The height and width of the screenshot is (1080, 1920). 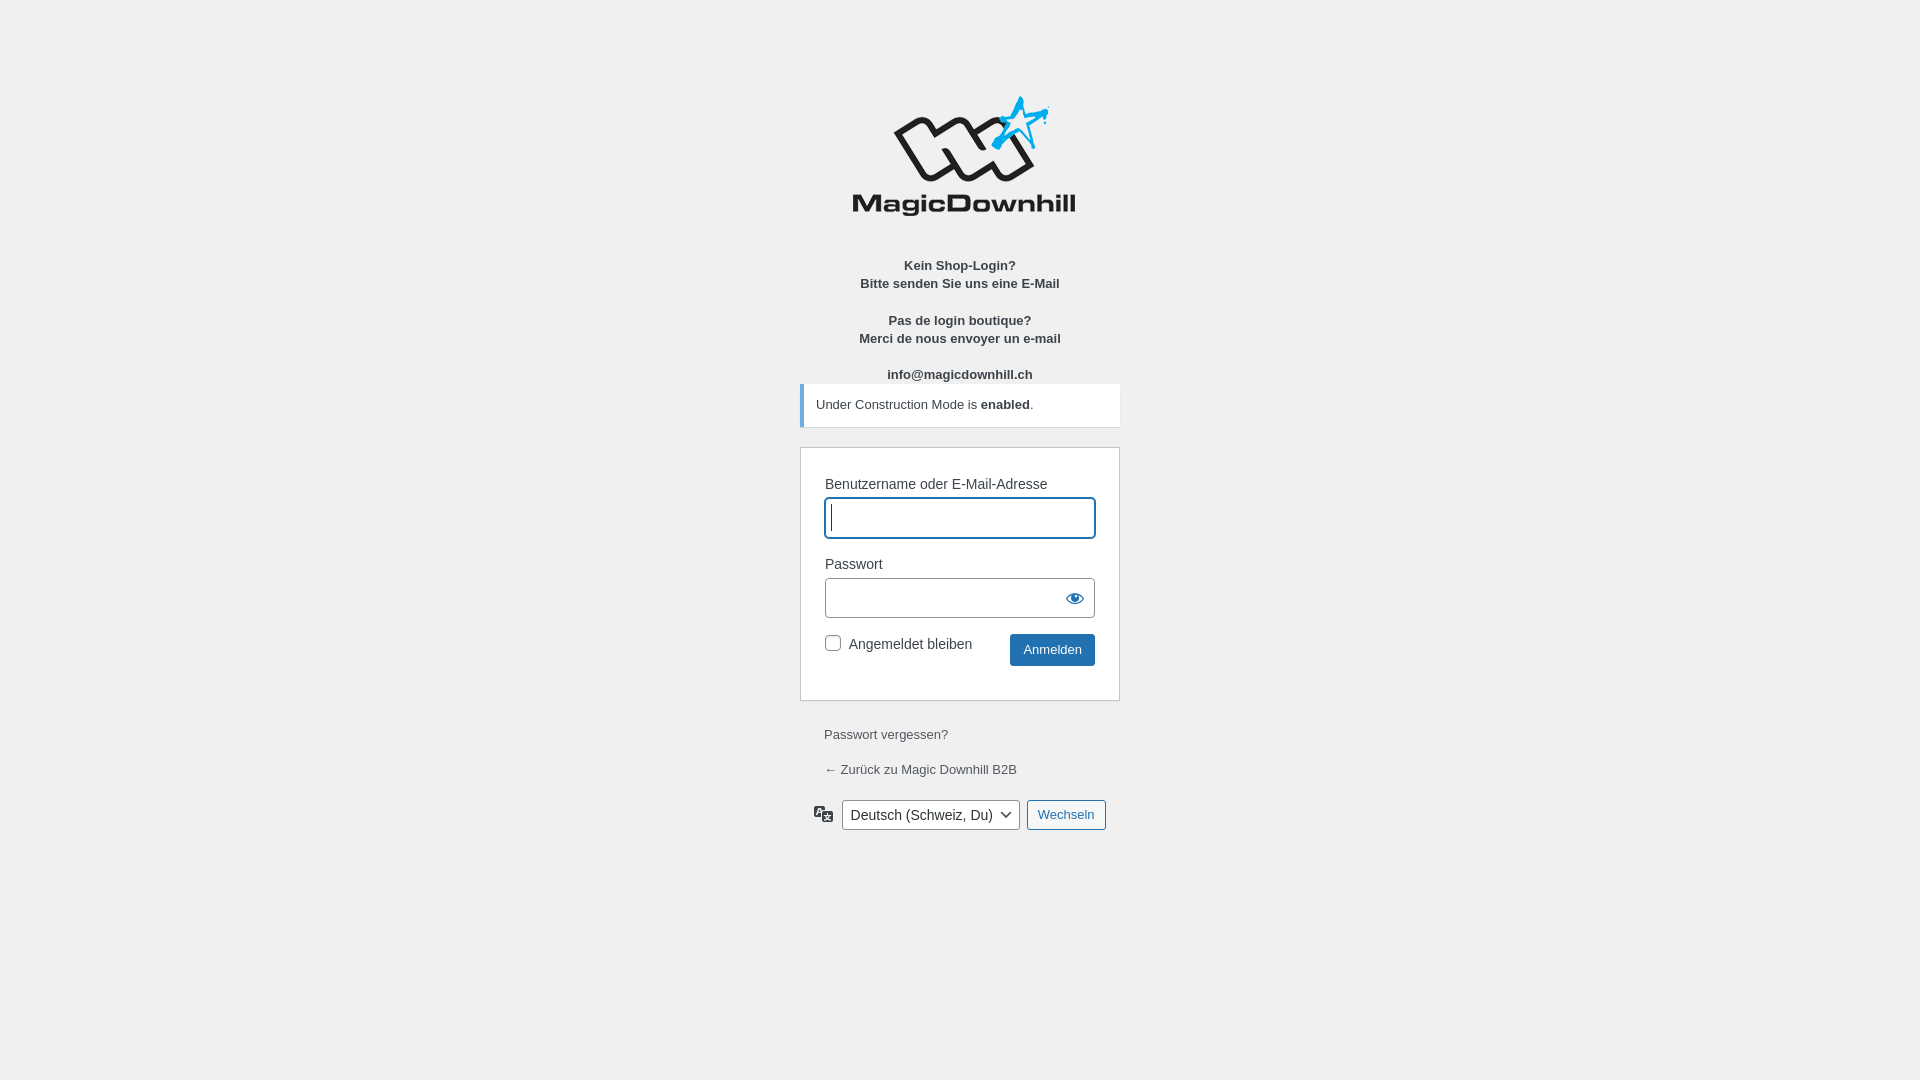 What do you see at coordinates (1027, 814) in the screenshot?
I see `'Wechseln'` at bounding box center [1027, 814].